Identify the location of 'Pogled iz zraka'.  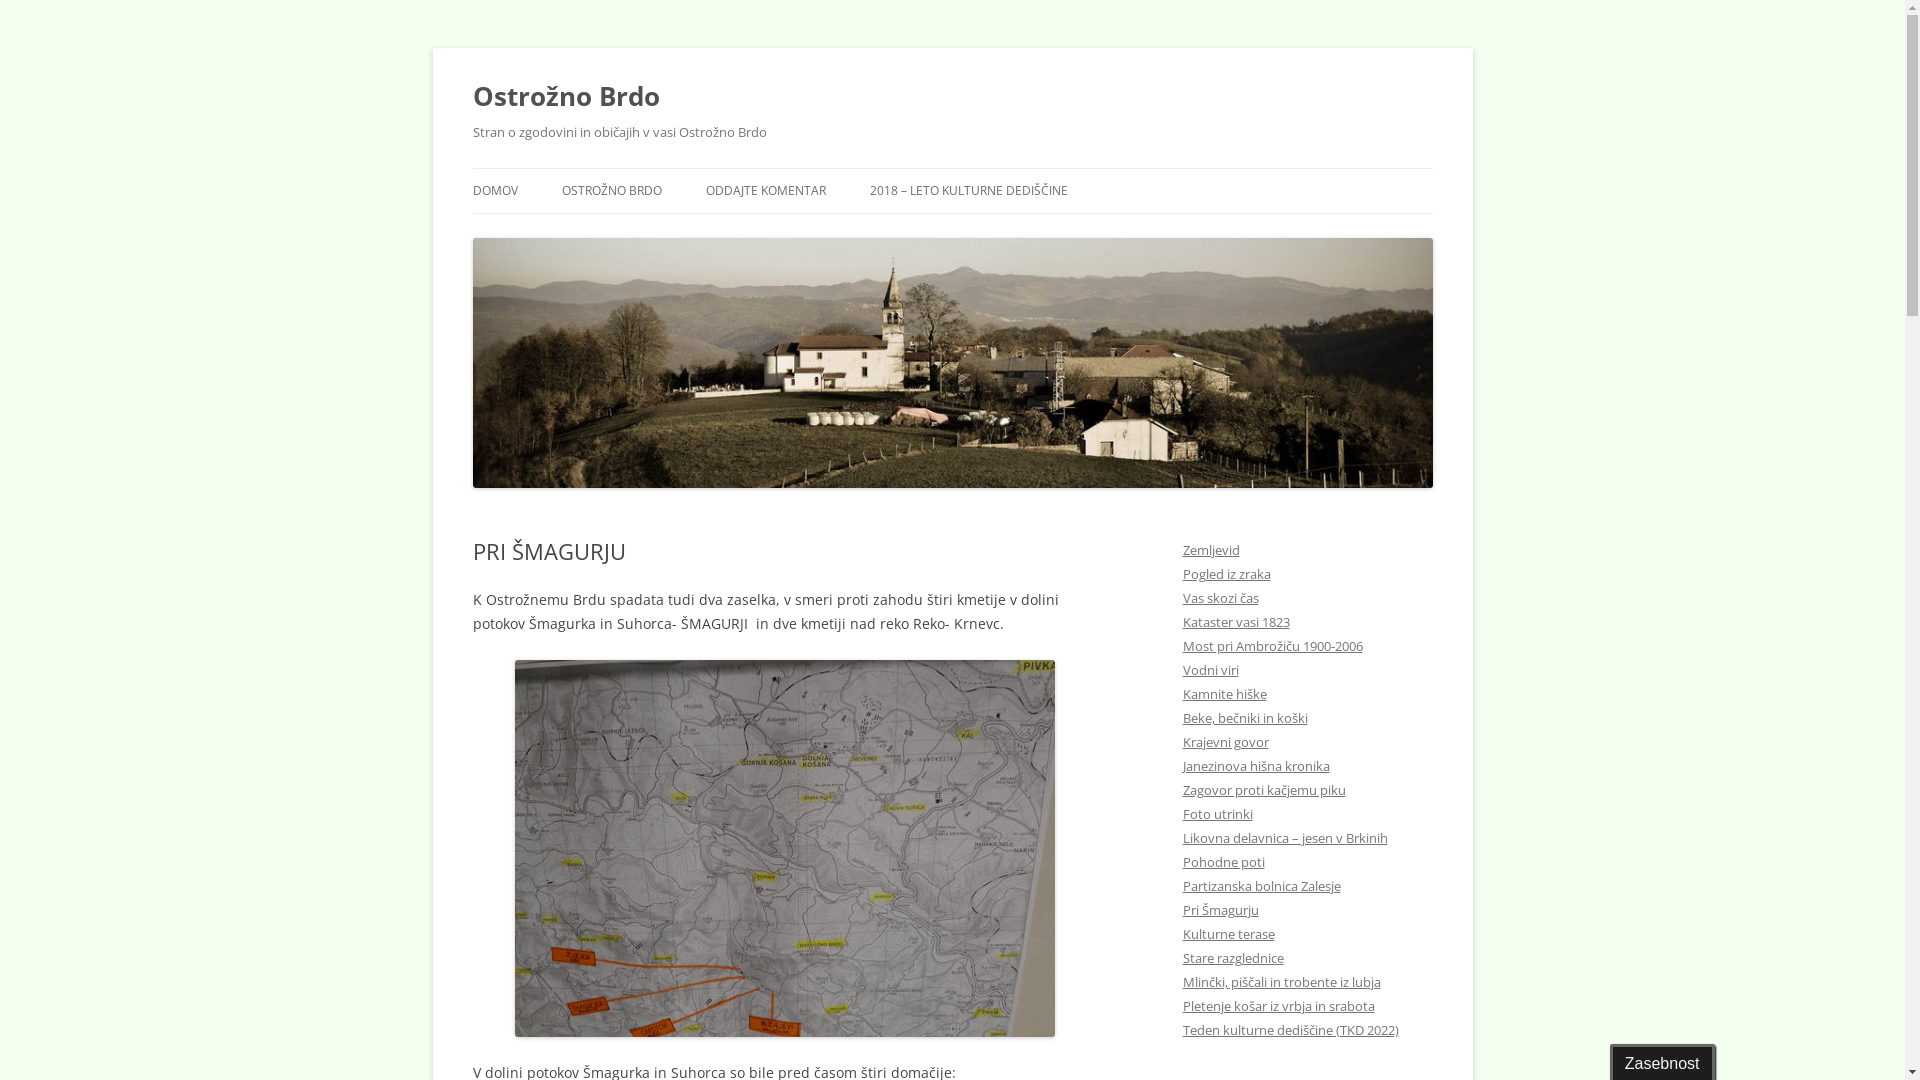
(1224, 574).